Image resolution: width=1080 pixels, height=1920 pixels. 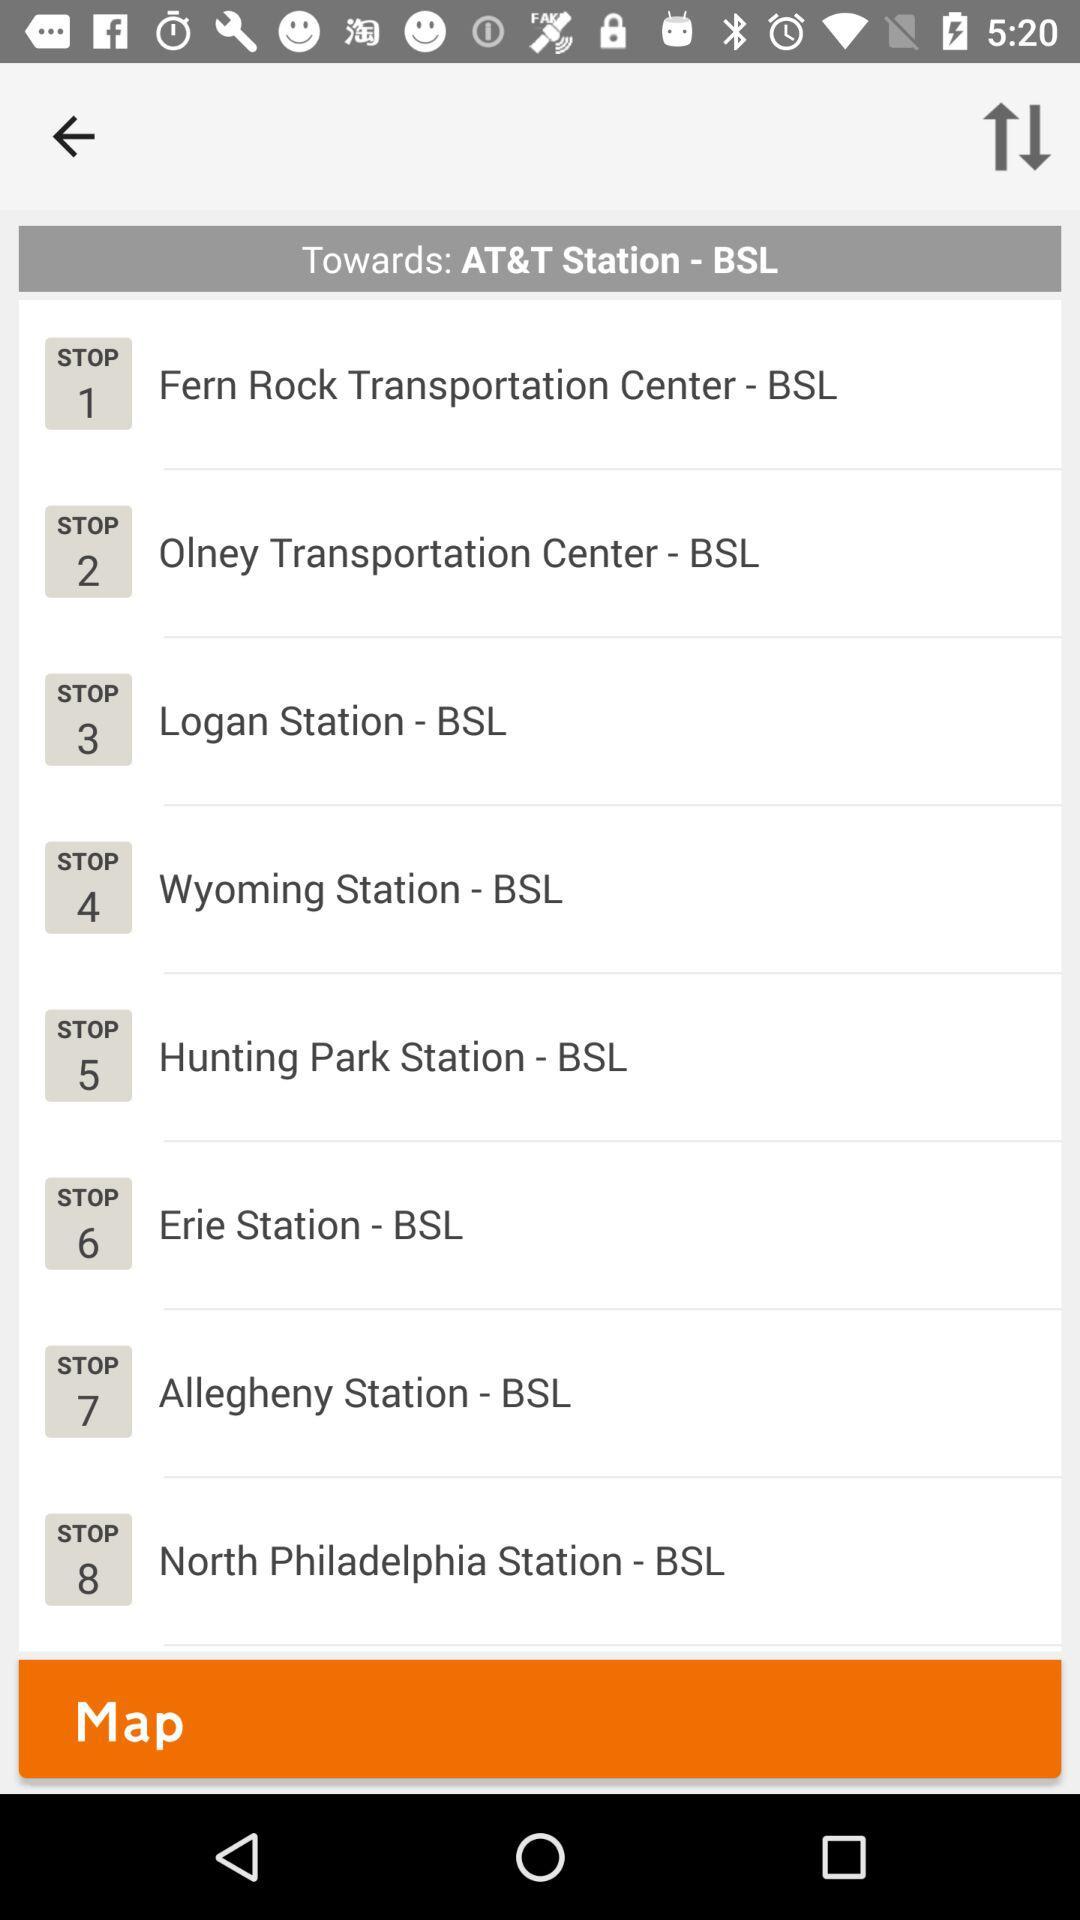 What do you see at coordinates (87, 568) in the screenshot?
I see `app below the stop` at bounding box center [87, 568].